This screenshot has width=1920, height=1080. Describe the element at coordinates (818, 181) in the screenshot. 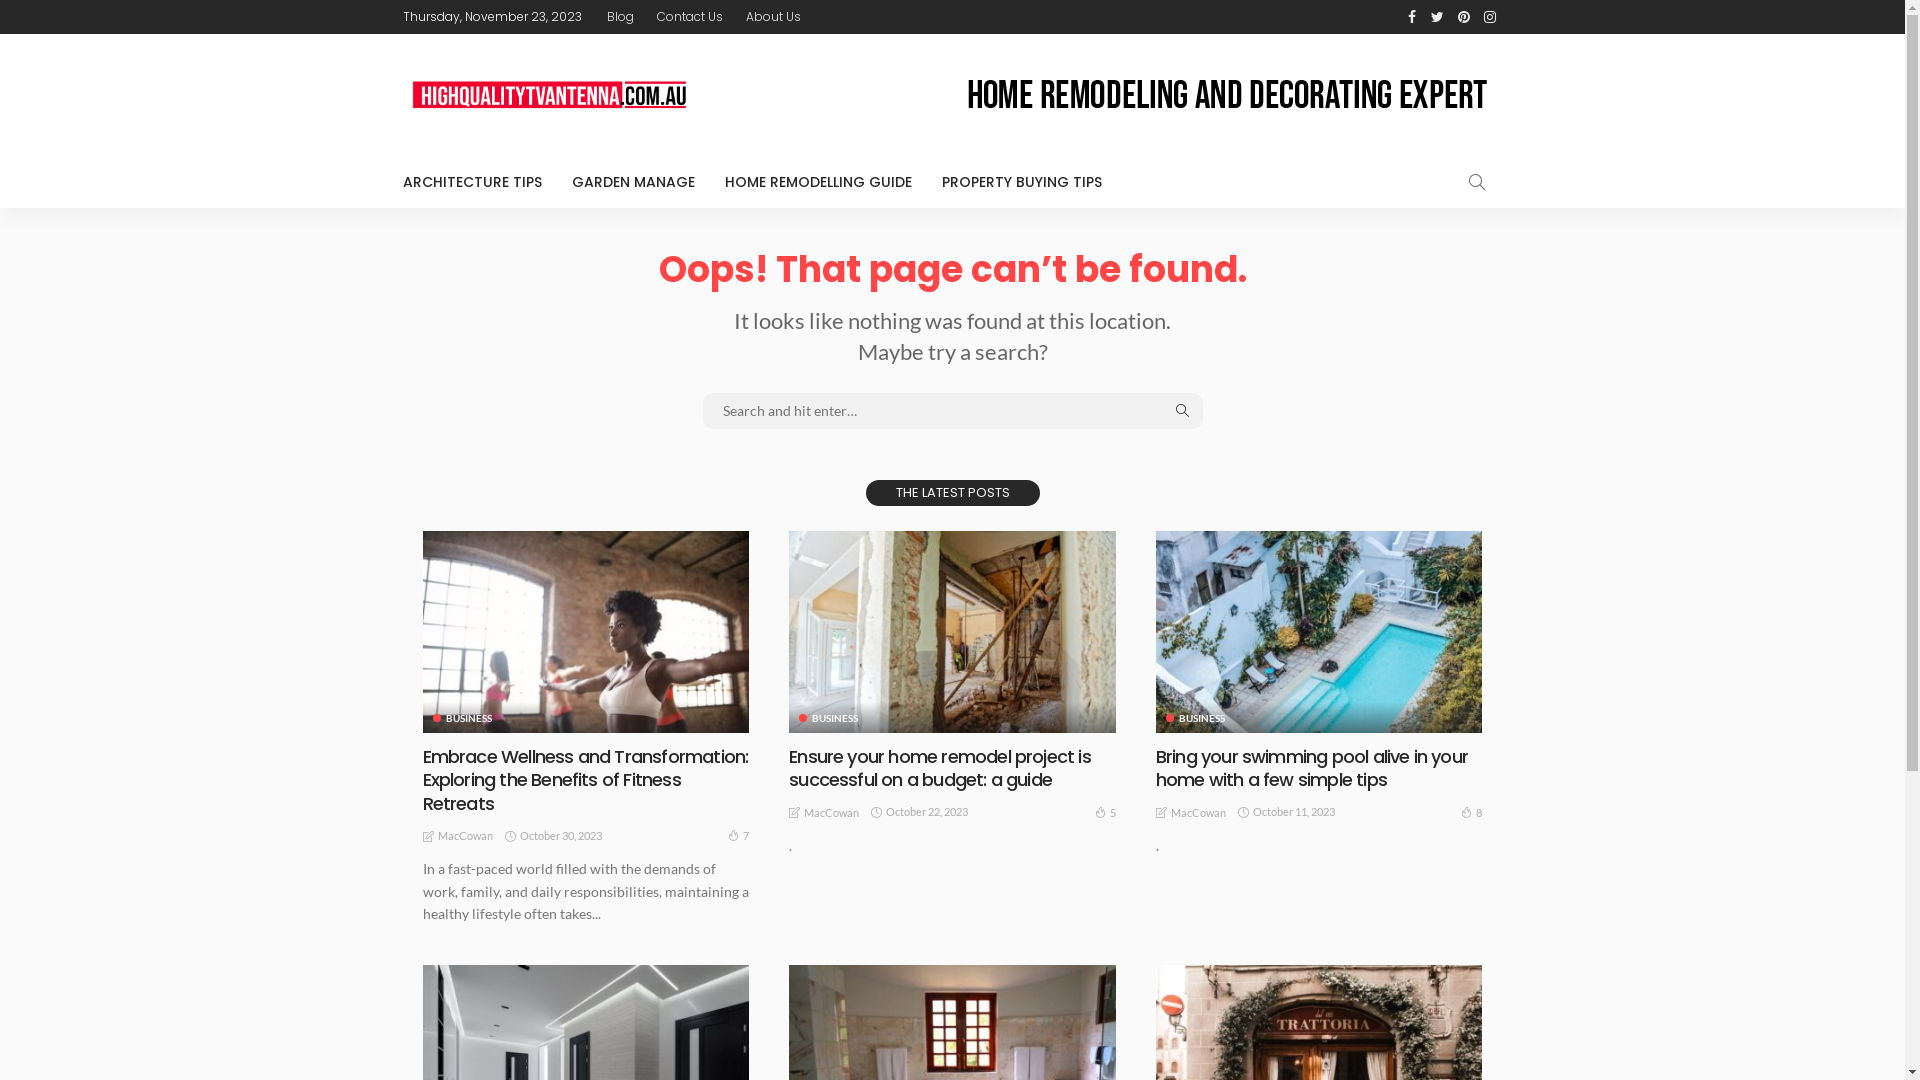

I see `'HOME REMODELLING GUIDE'` at that location.